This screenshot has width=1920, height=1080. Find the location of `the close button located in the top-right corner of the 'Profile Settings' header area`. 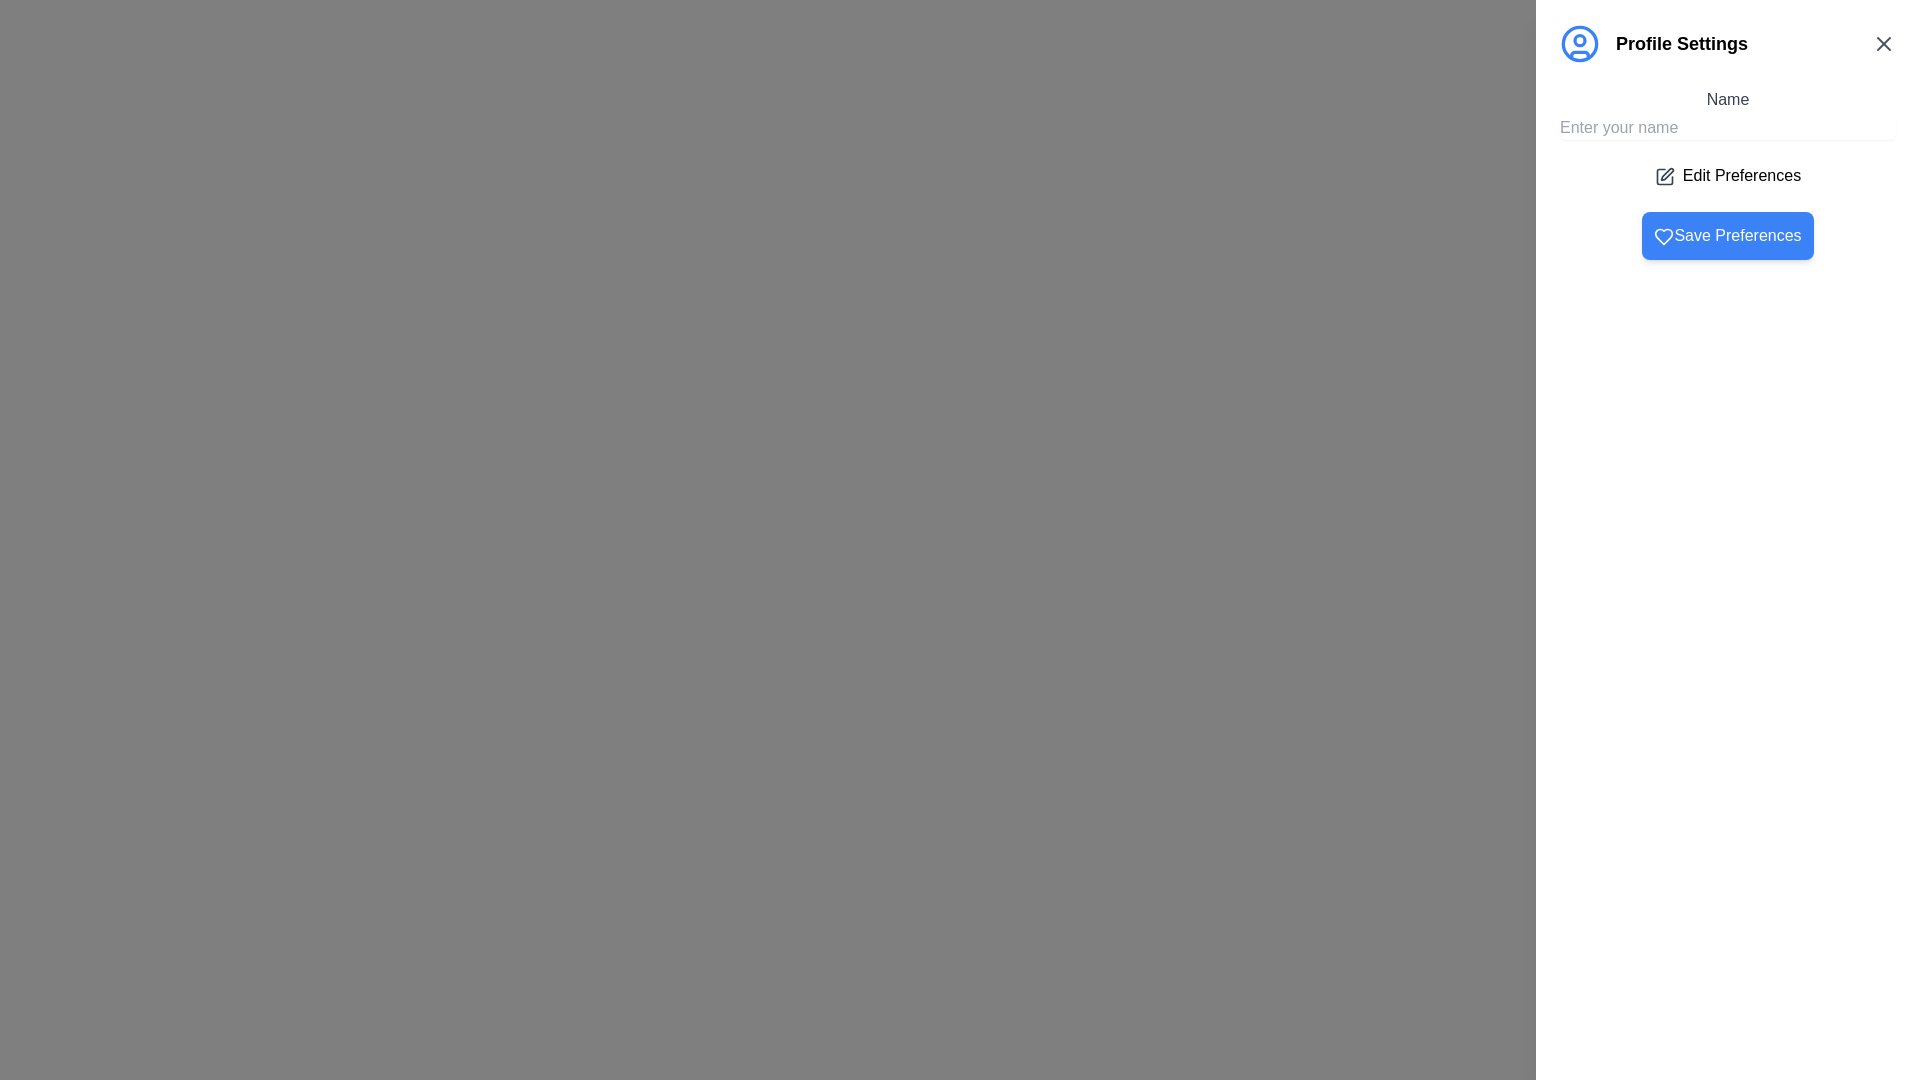

the close button located in the top-right corner of the 'Profile Settings' header area is located at coordinates (1882, 43).